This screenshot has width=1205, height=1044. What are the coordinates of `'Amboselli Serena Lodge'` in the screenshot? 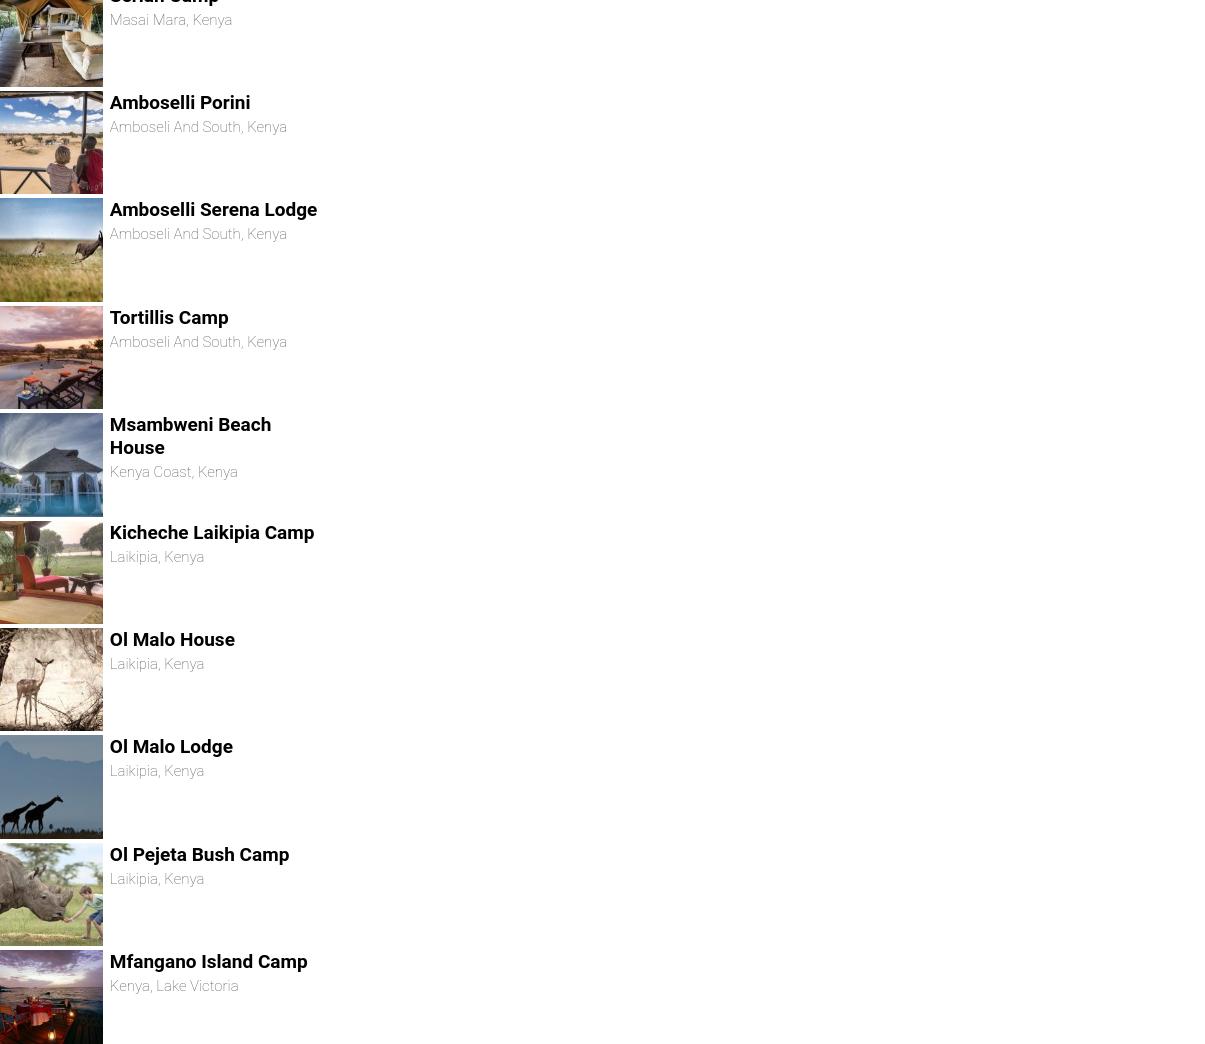 It's located at (212, 209).